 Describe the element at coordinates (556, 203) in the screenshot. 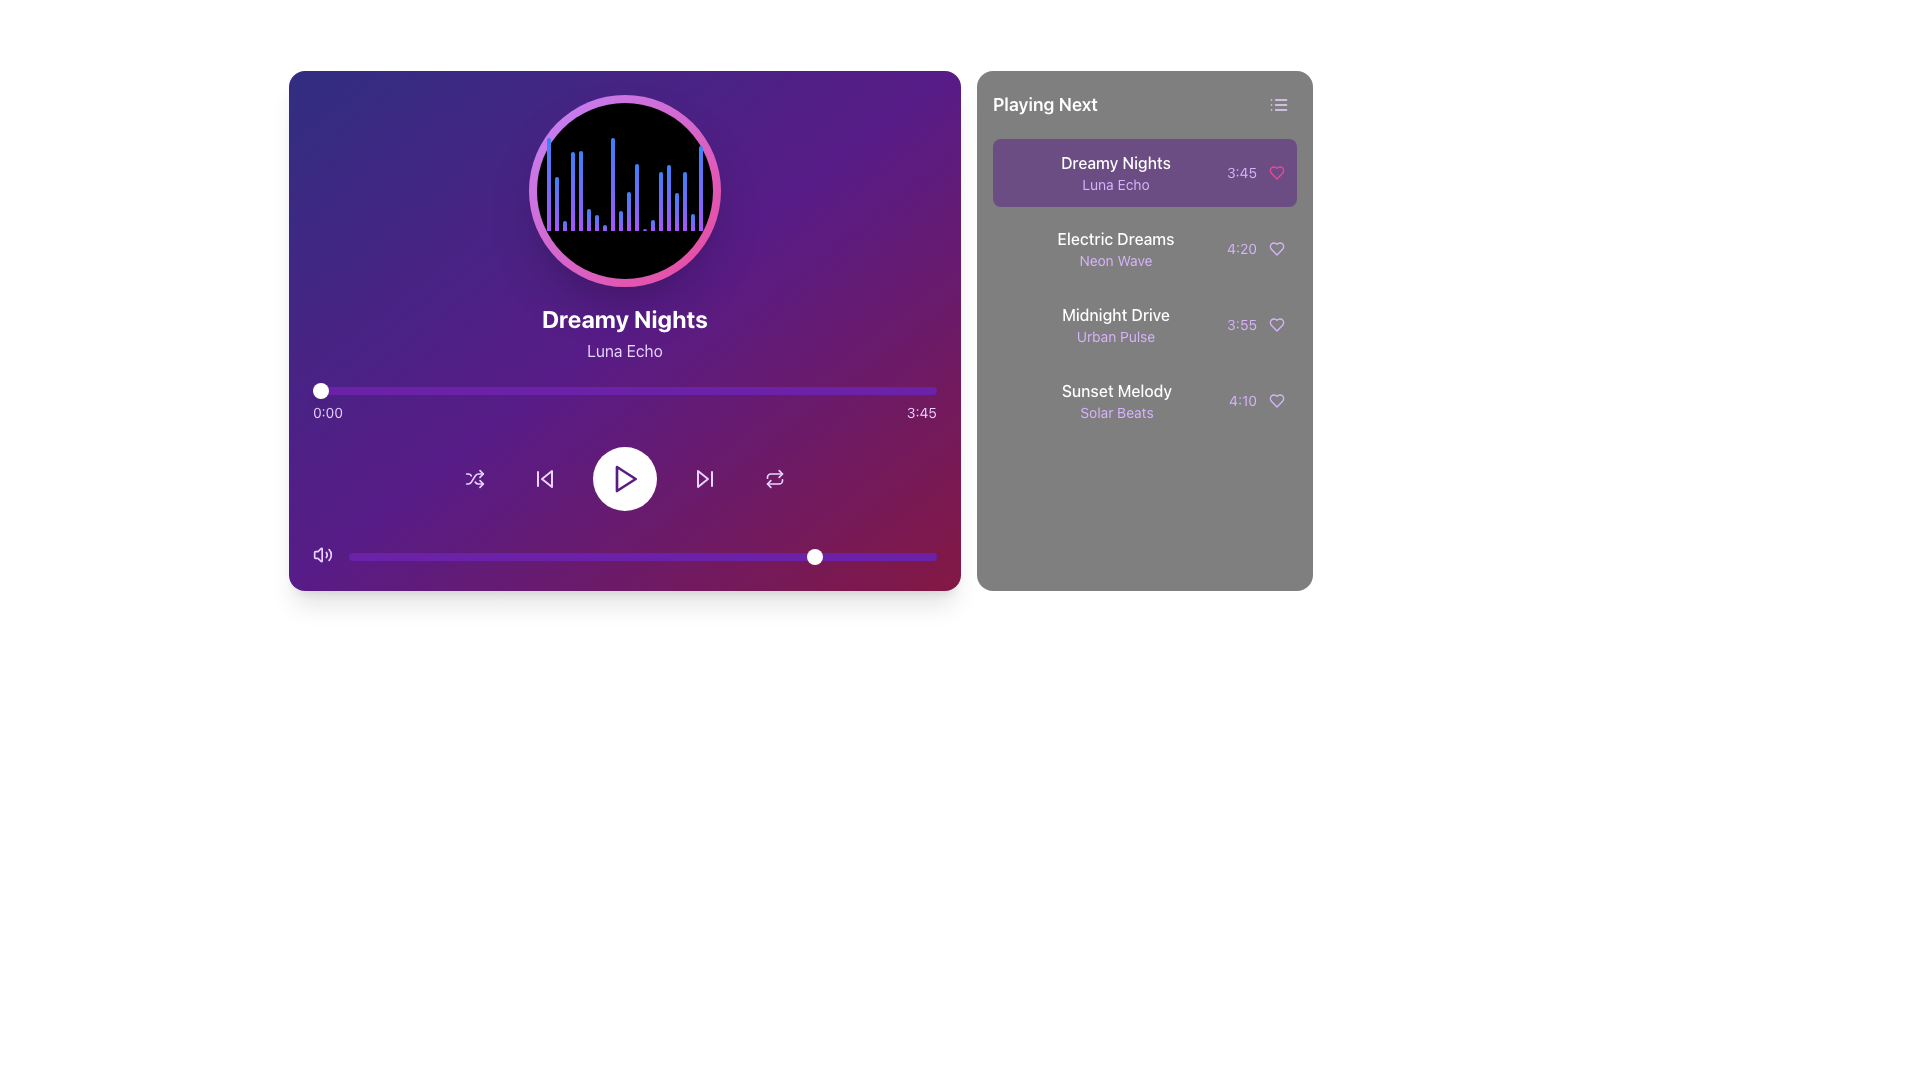

I see `the second vertical bar in the audio waveform display, which has a gradient fill from purple to blue and is located near the left side of the waveform visualization` at that location.